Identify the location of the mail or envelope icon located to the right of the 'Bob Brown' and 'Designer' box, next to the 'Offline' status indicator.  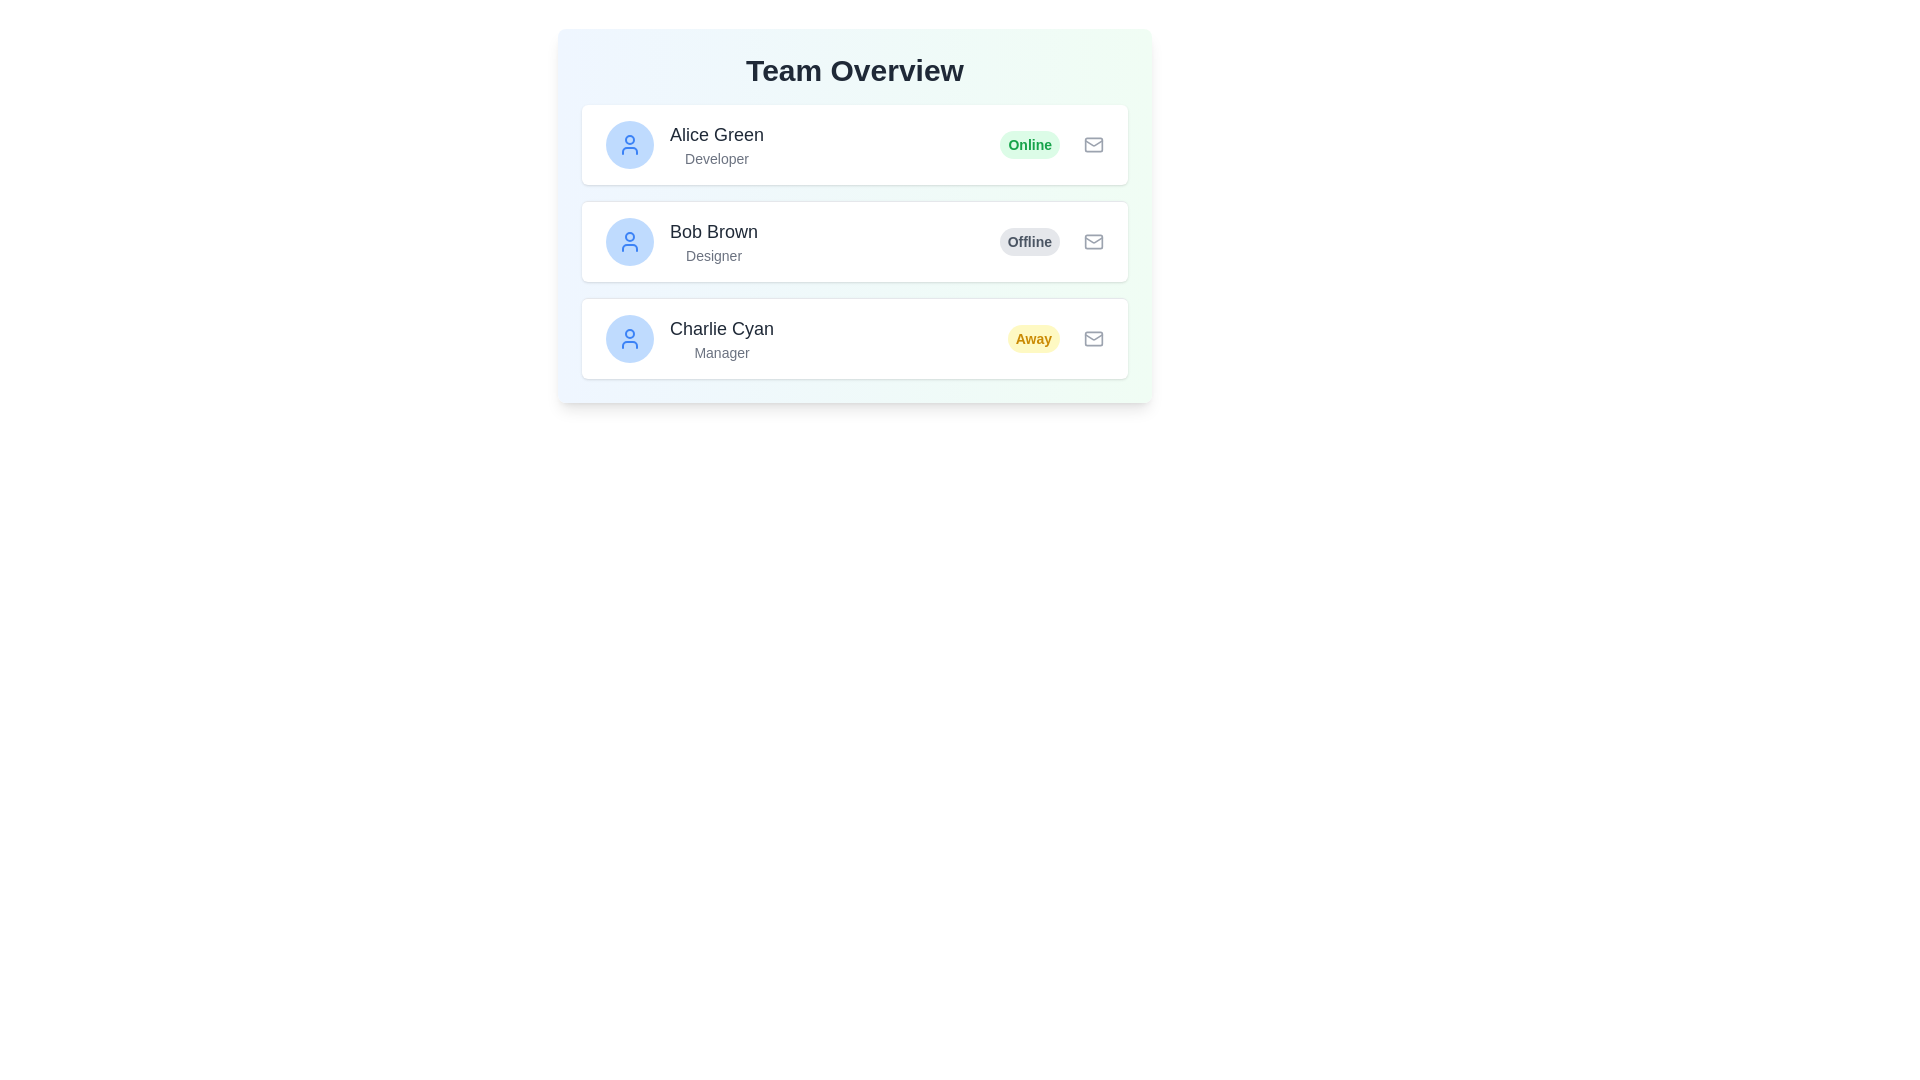
(1093, 241).